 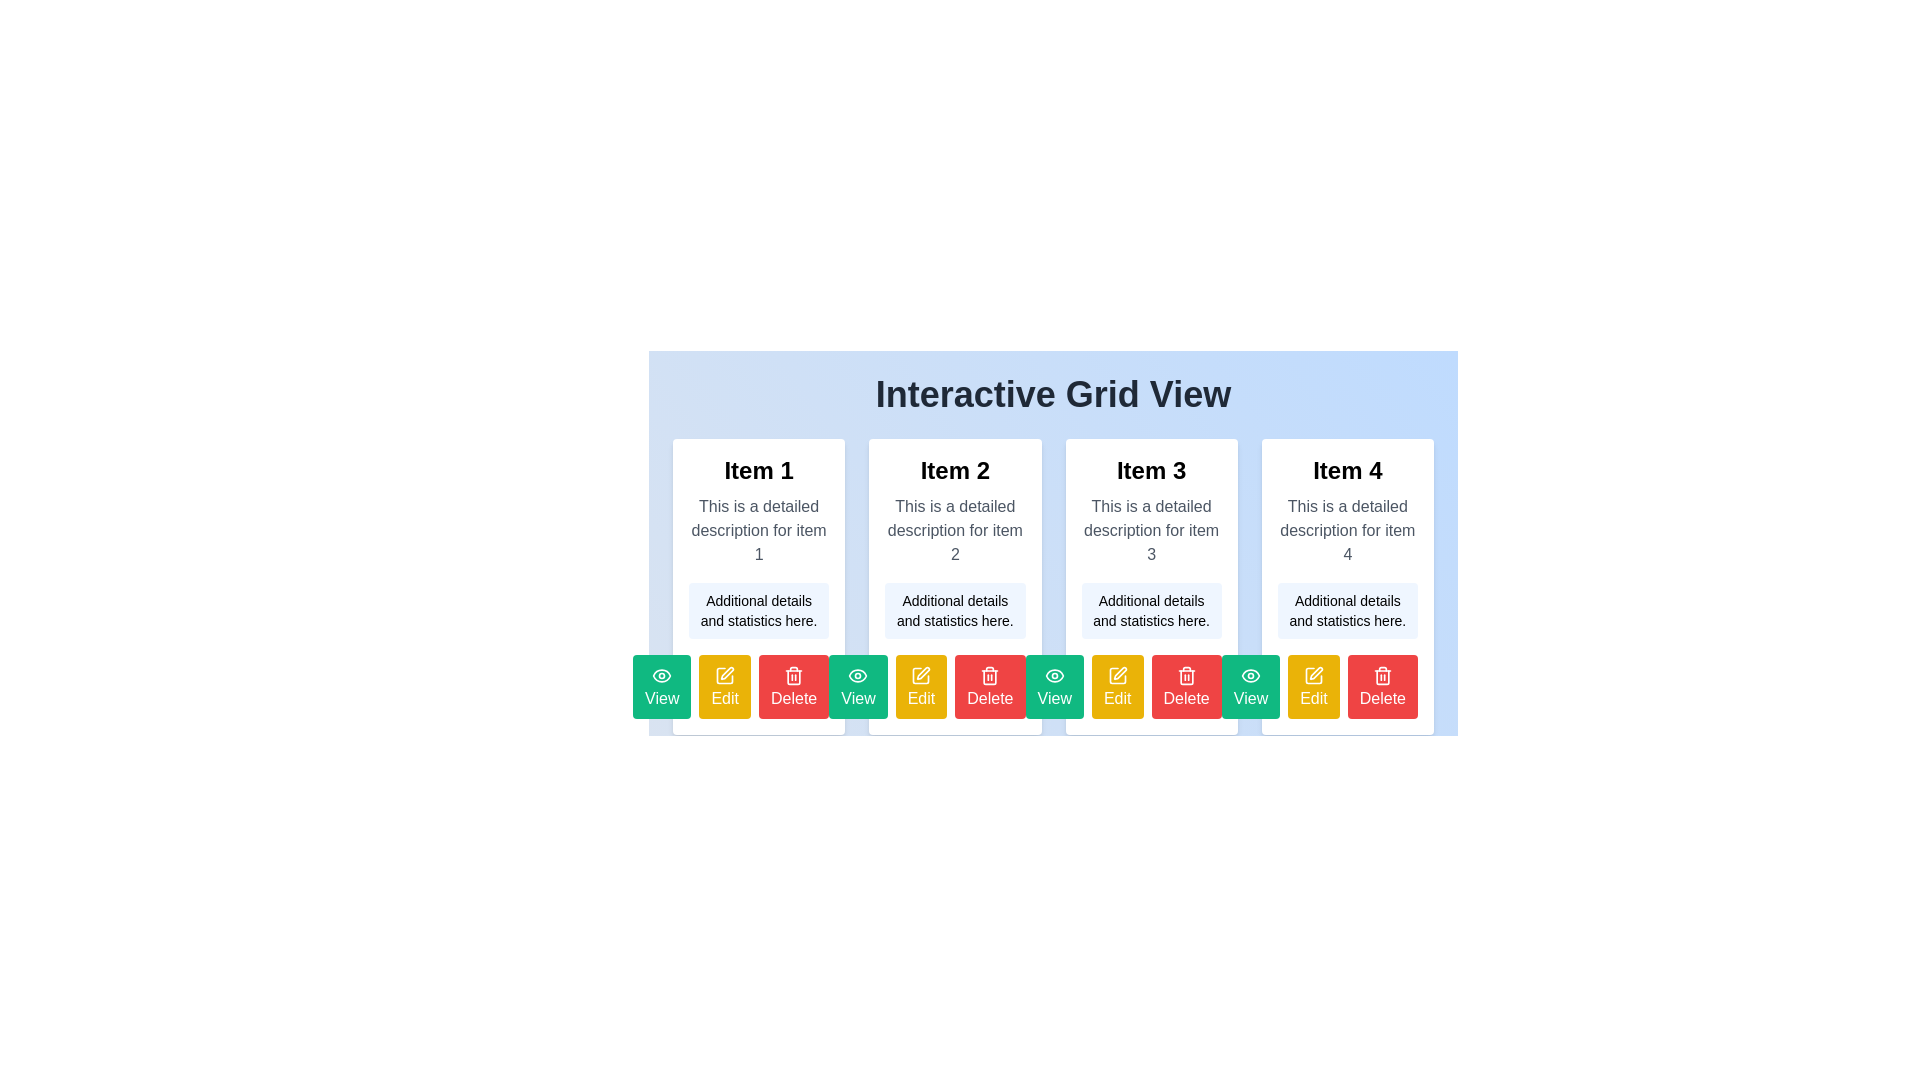 I want to click on the yellow pen icon within the 'Edit' button located in the fourth column below 'Item 4' to initiate the edit action, so click(x=1314, y=675).